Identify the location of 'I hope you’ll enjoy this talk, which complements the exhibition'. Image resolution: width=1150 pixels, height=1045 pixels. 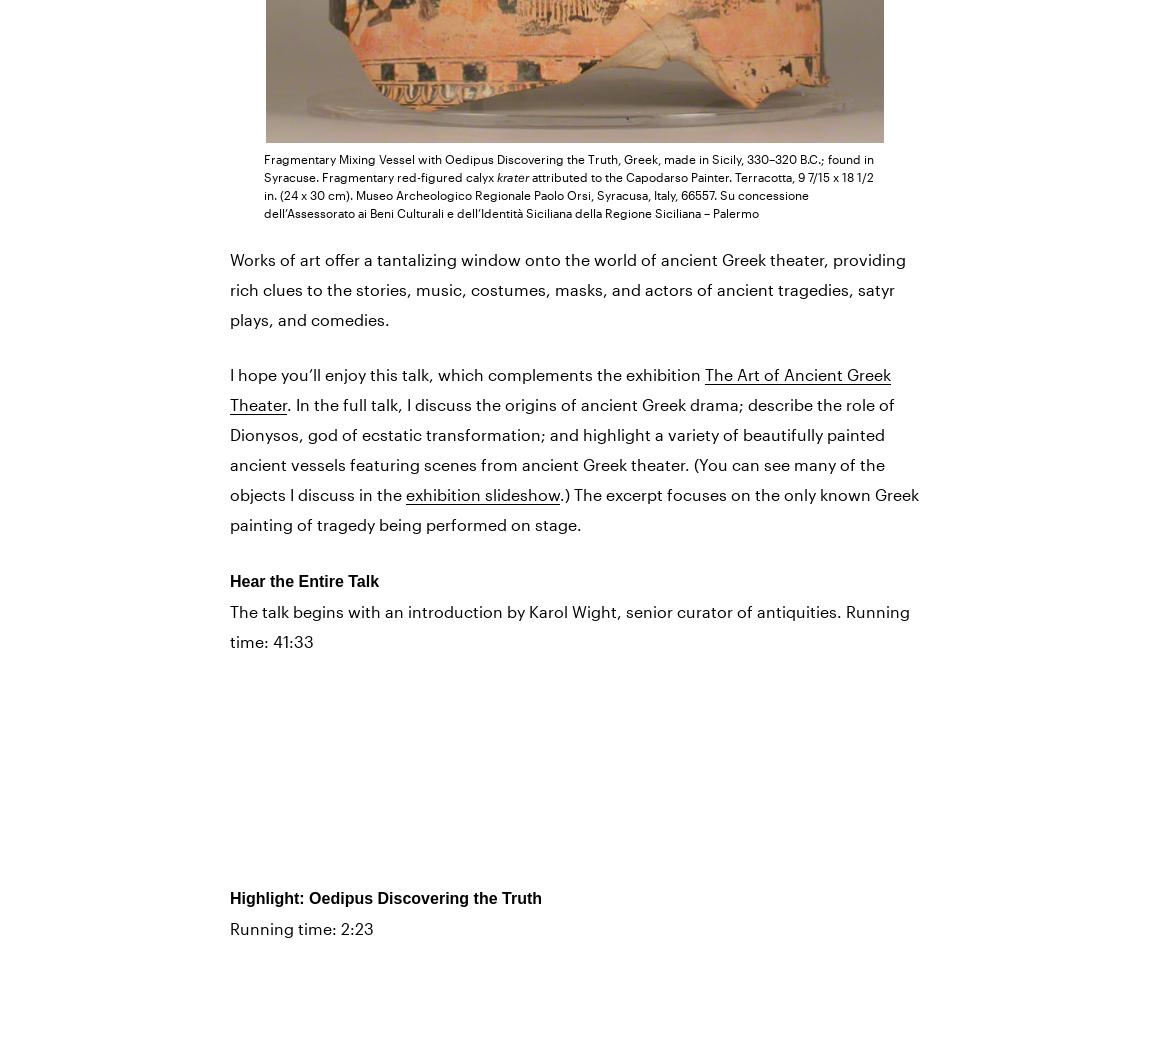
(467, 373).